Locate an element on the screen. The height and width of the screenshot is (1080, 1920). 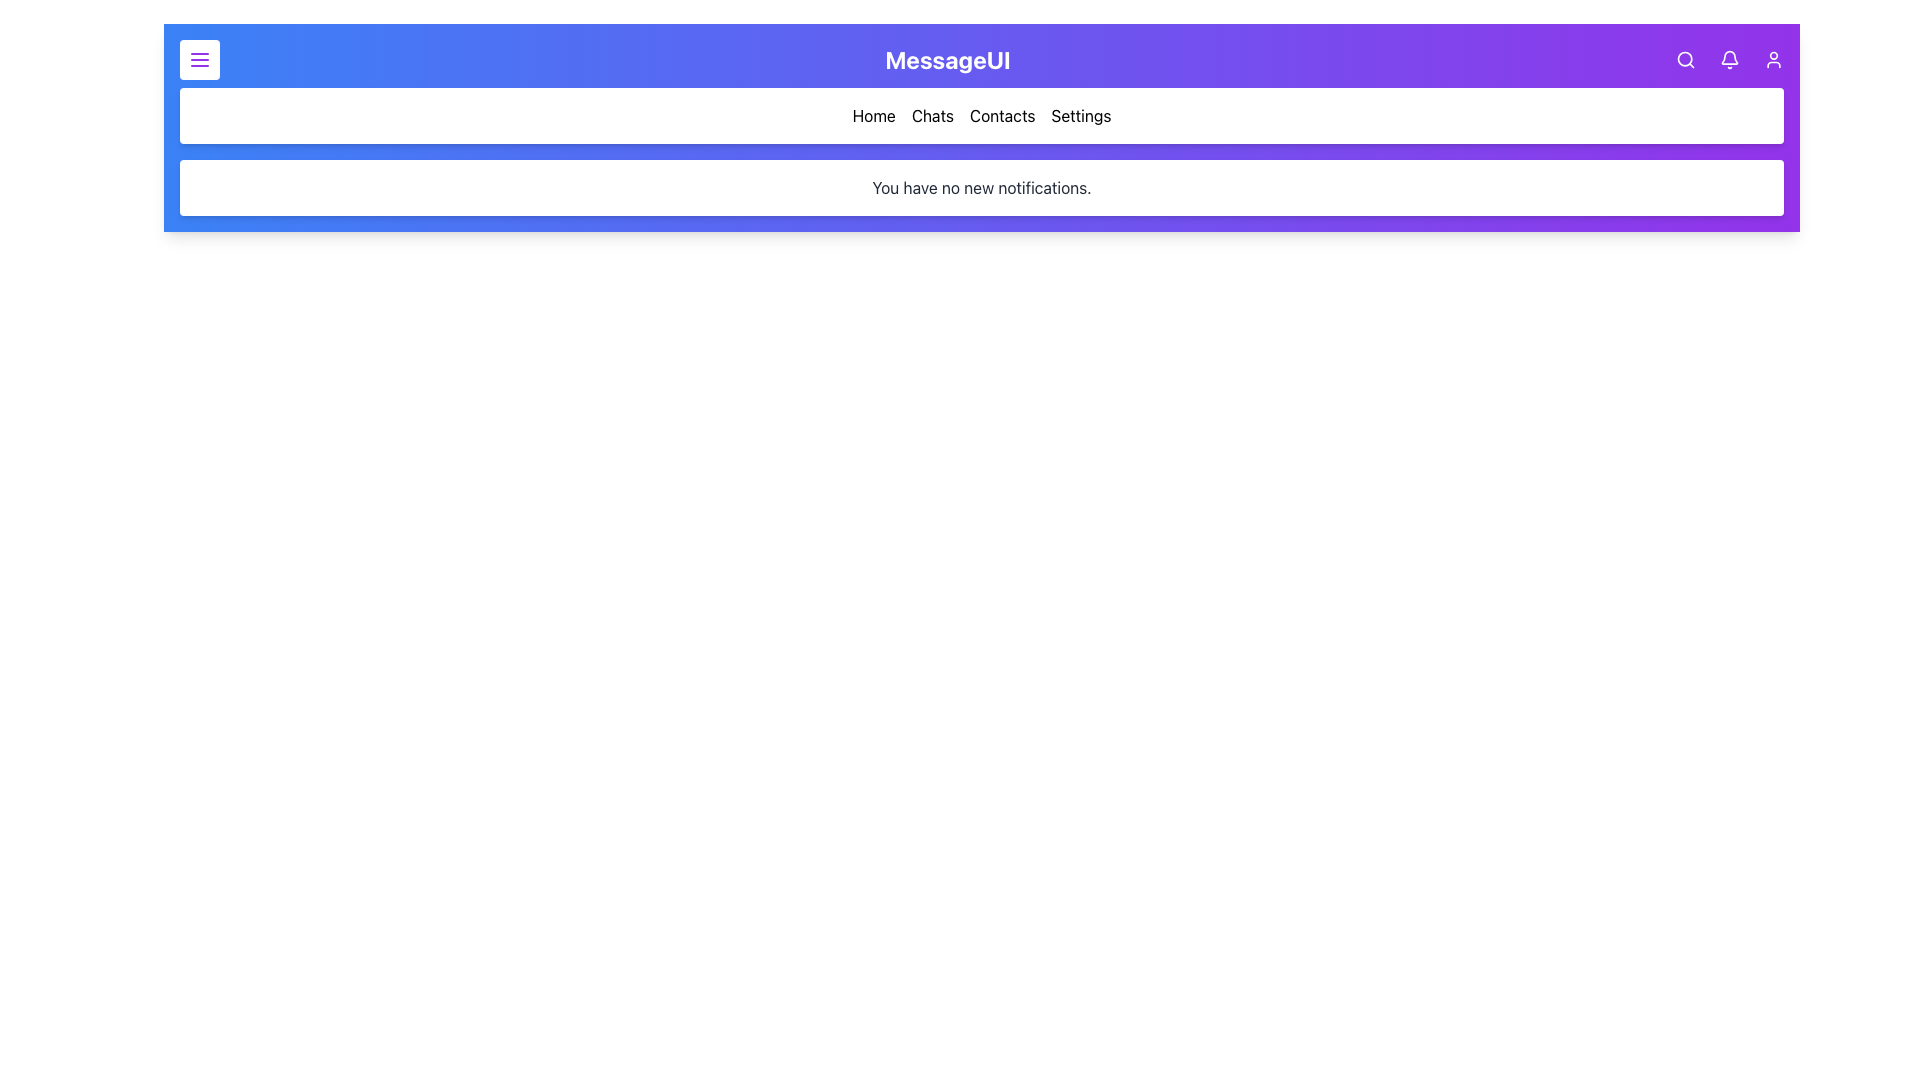
the third navigation link in the top center menu that leads to the Contacts section is located at coordinates (982, 115).